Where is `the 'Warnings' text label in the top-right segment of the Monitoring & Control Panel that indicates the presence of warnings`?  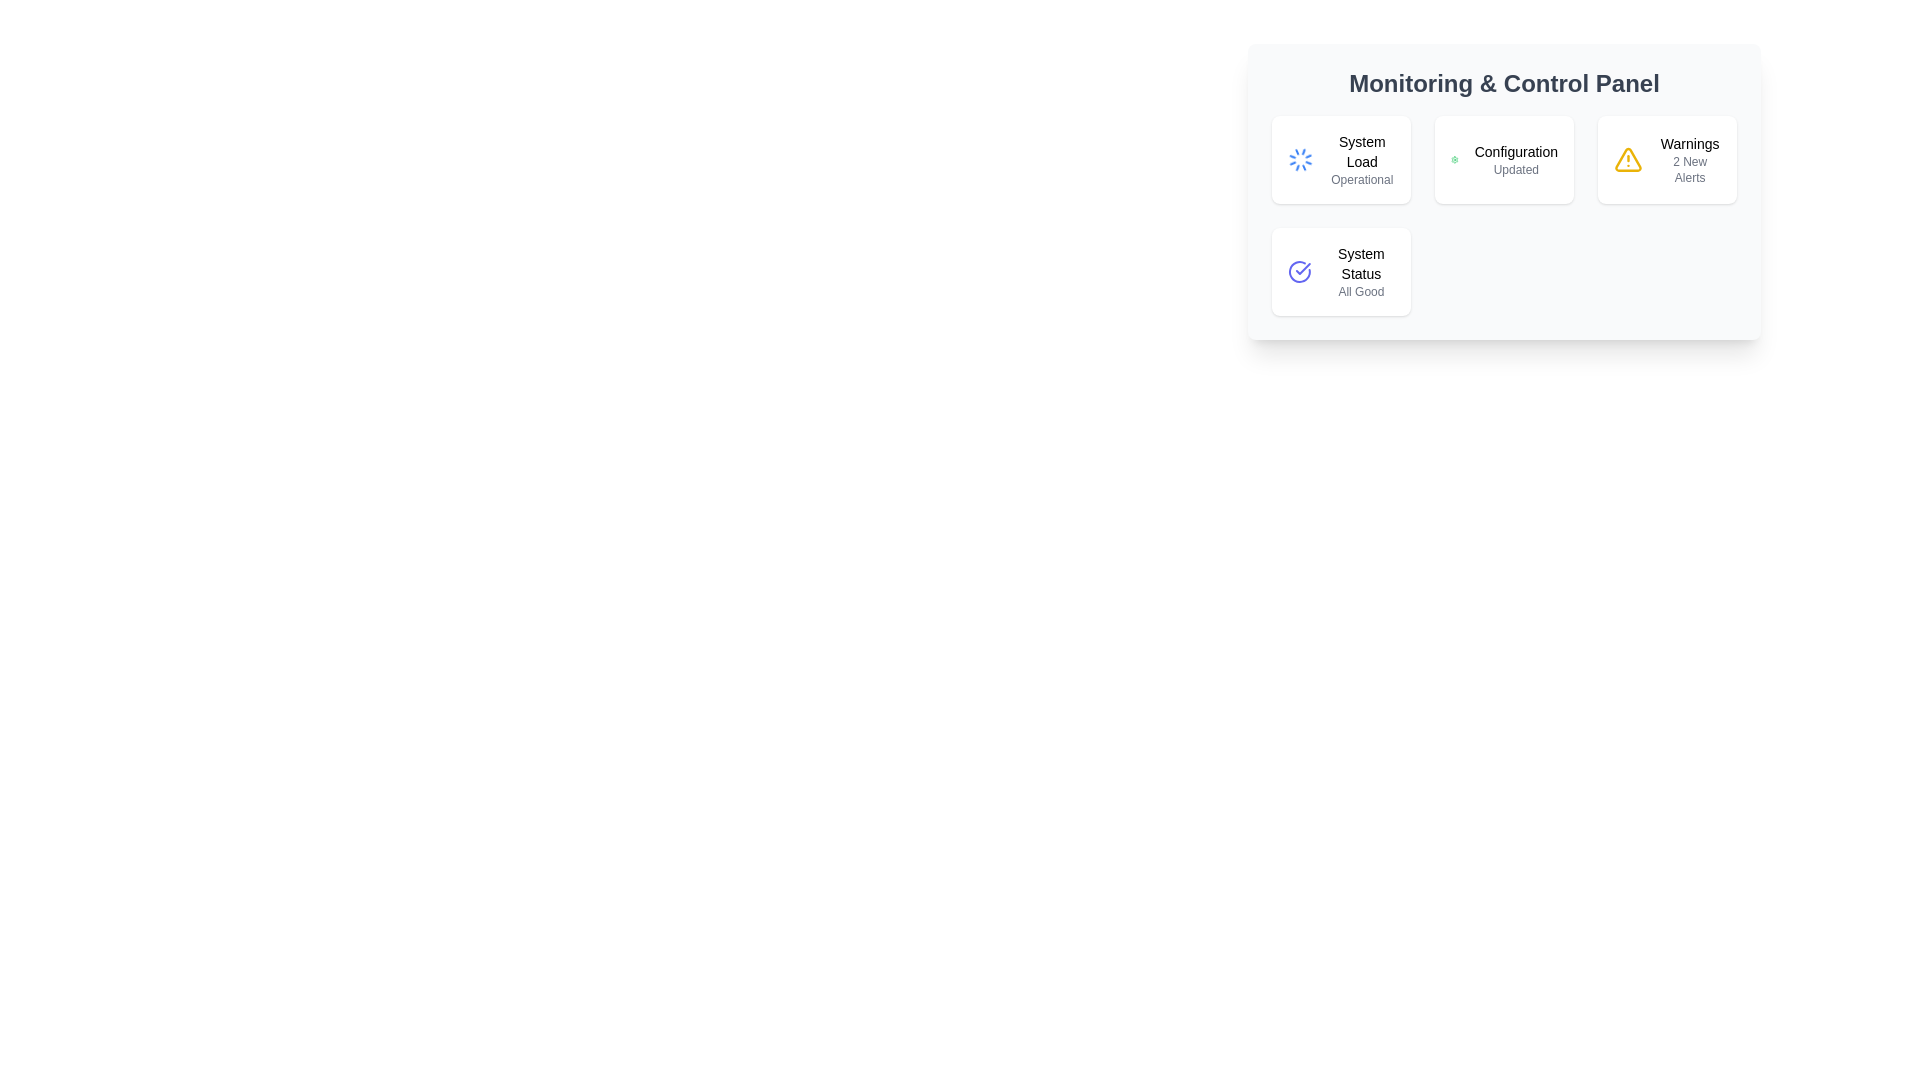 the 'Warnings' text label in the top-right segment of the Monitoring & Control Panel that indicates the presence of warnings is located at coordinates (1689, 142).